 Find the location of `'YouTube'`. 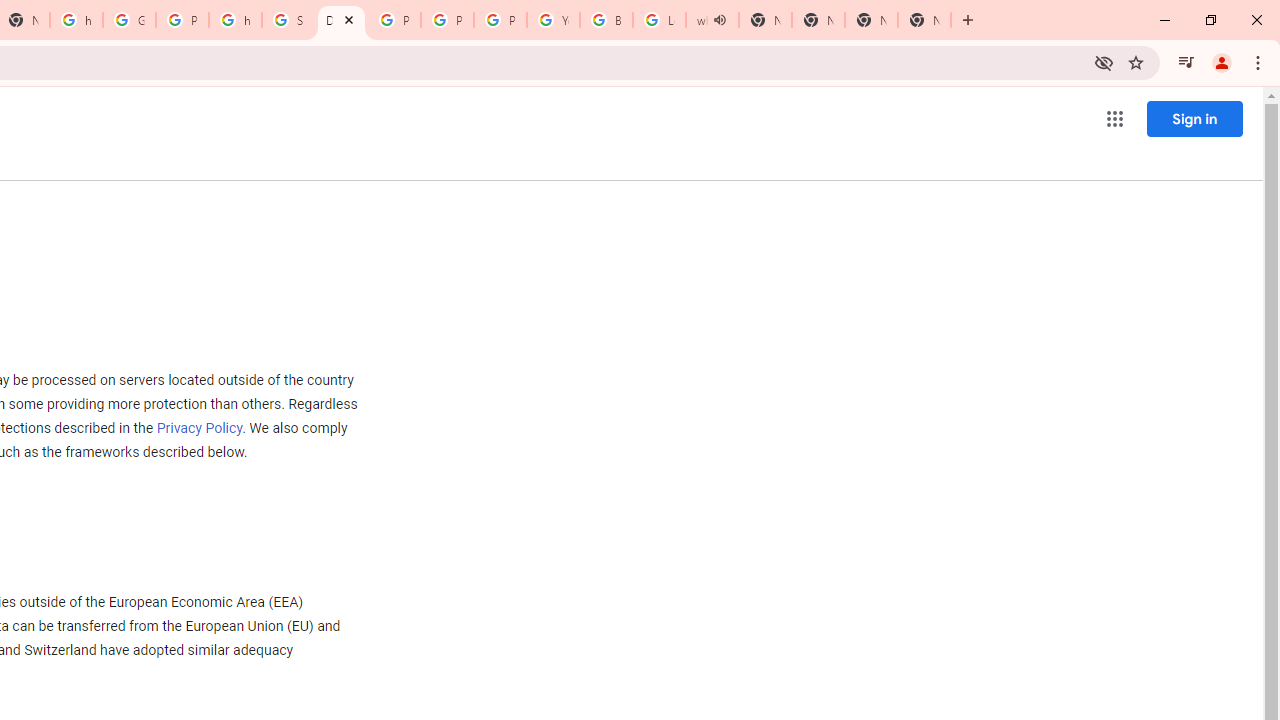

'YouTube' is located at coordinates (553, 20).